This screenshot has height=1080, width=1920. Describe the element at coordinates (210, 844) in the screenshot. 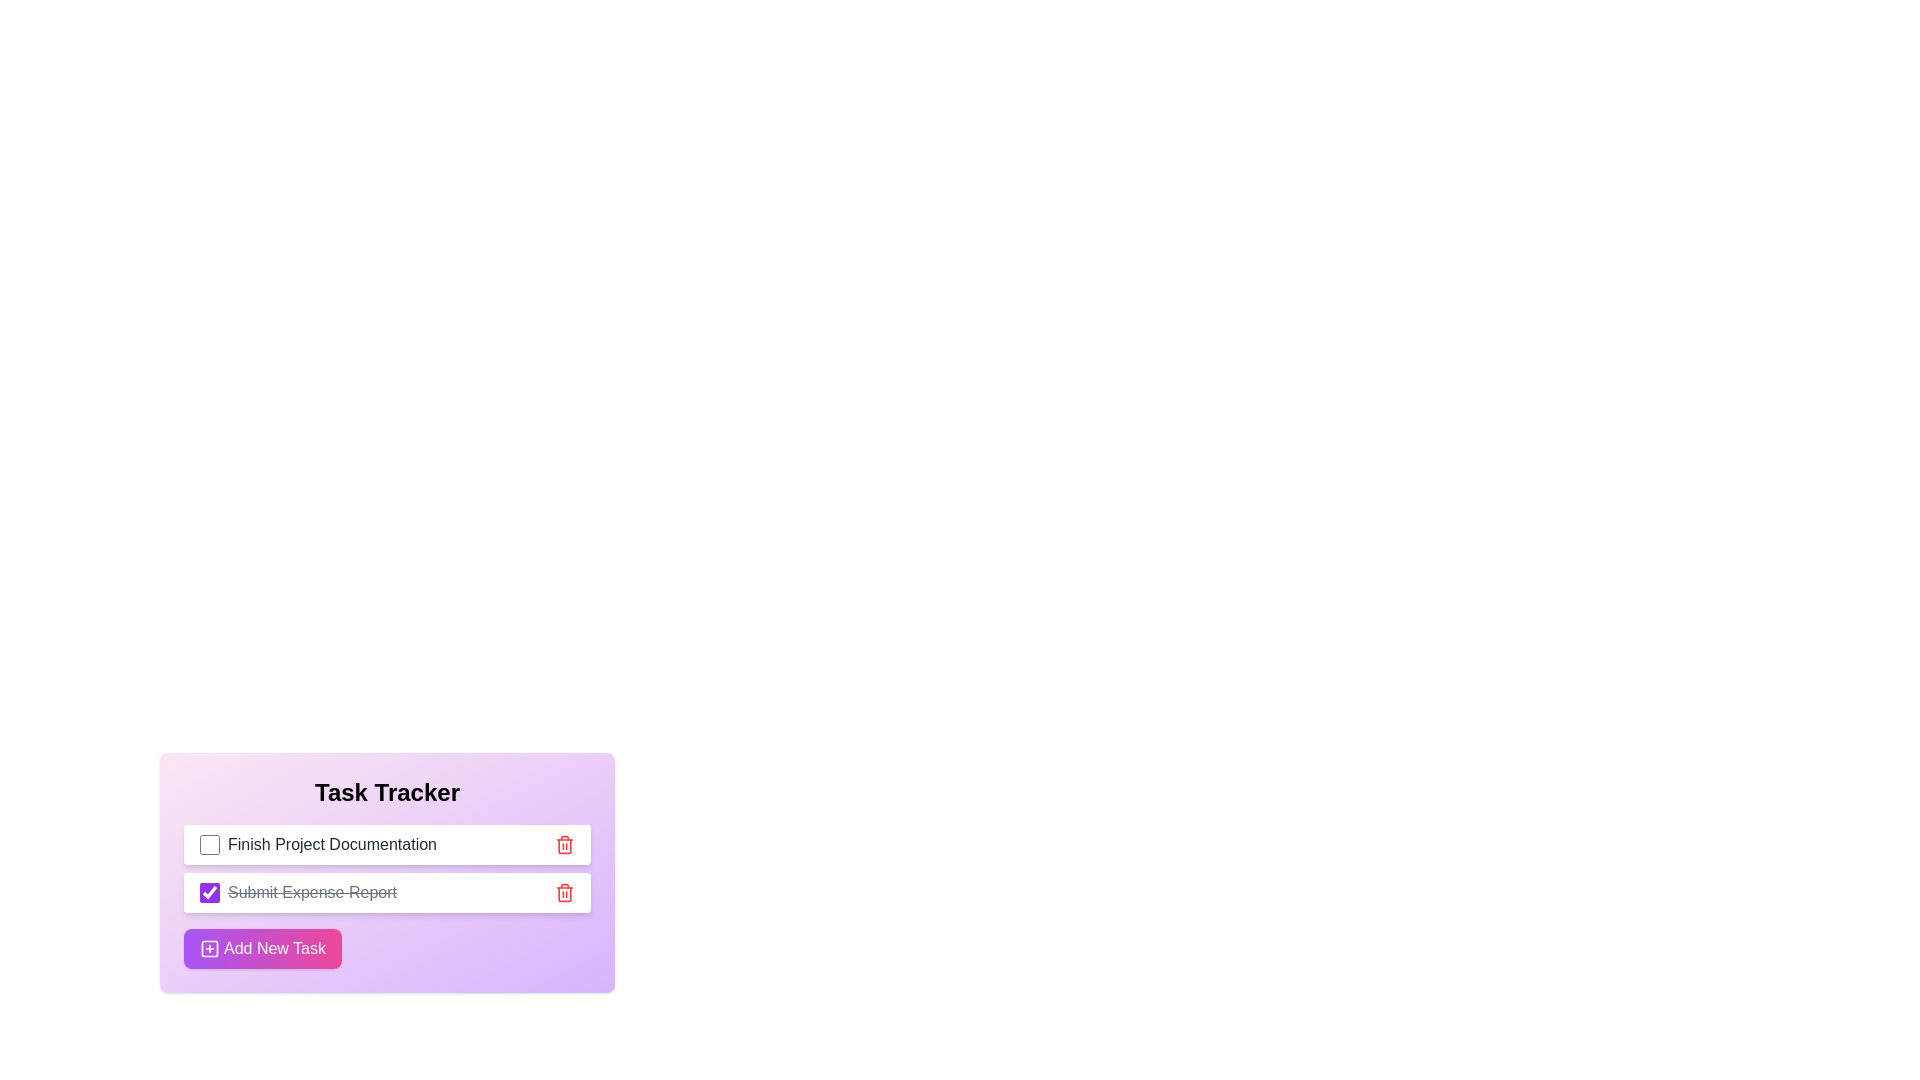

I see `the first checkbox in the vertical task list for the task labeled 'Finish Project Documentation'` at that location.